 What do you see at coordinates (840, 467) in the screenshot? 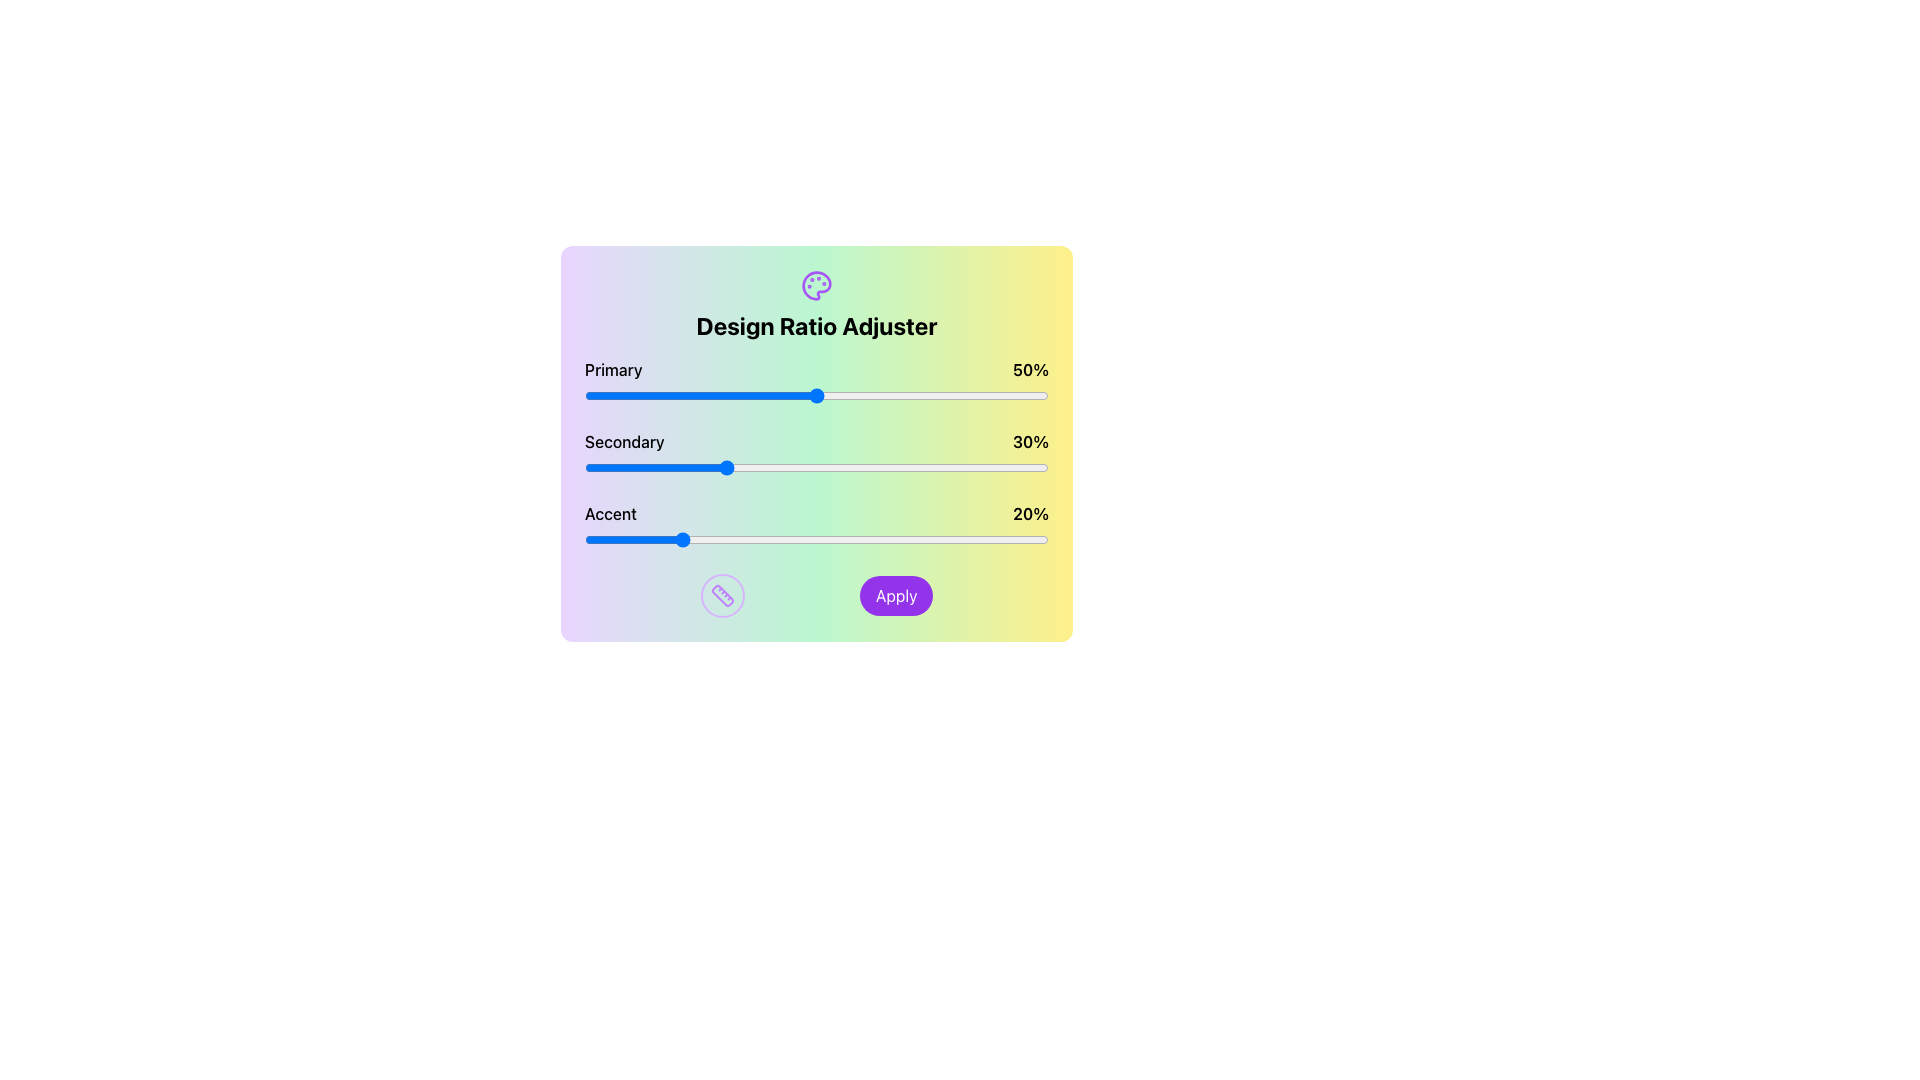
I see `the secondary slider value` at bounding box center [840, 467].